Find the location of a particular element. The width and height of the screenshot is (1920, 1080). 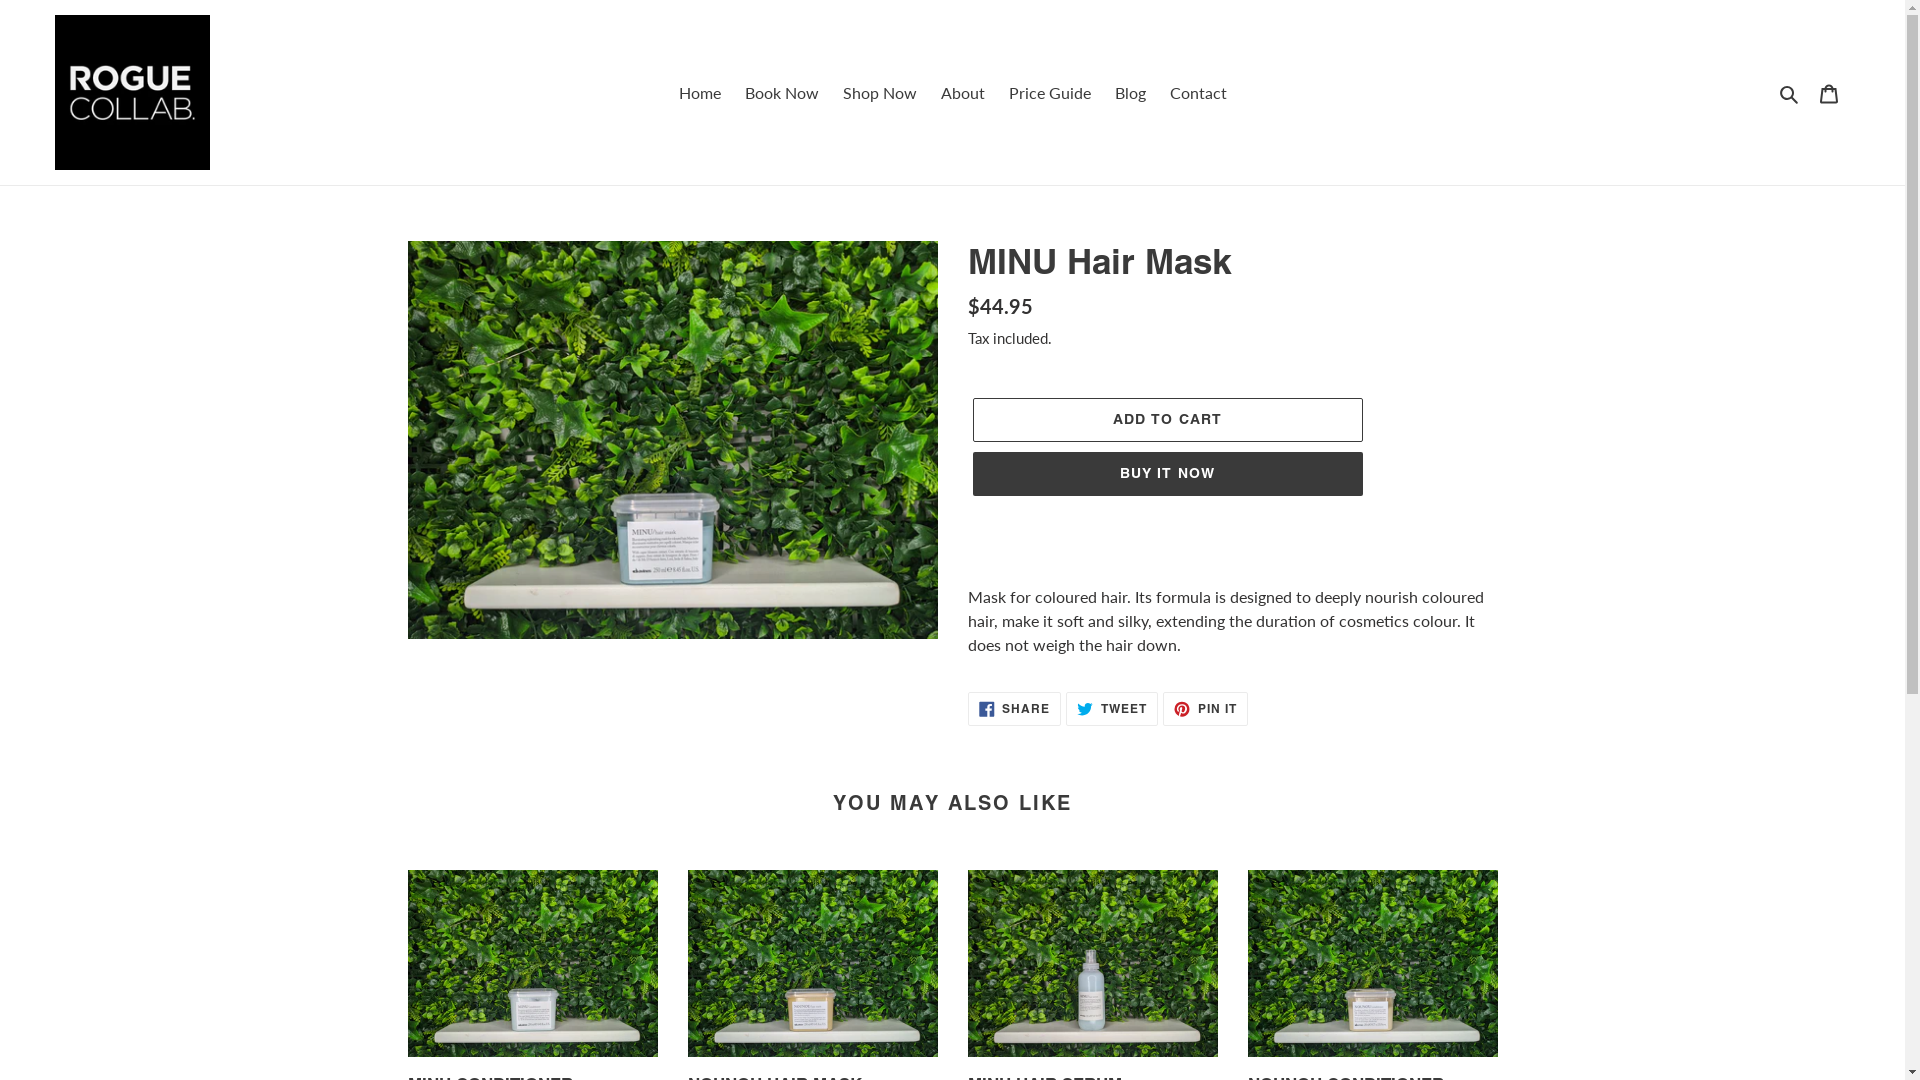

'SHARE is located at coordinates (1014, 708).